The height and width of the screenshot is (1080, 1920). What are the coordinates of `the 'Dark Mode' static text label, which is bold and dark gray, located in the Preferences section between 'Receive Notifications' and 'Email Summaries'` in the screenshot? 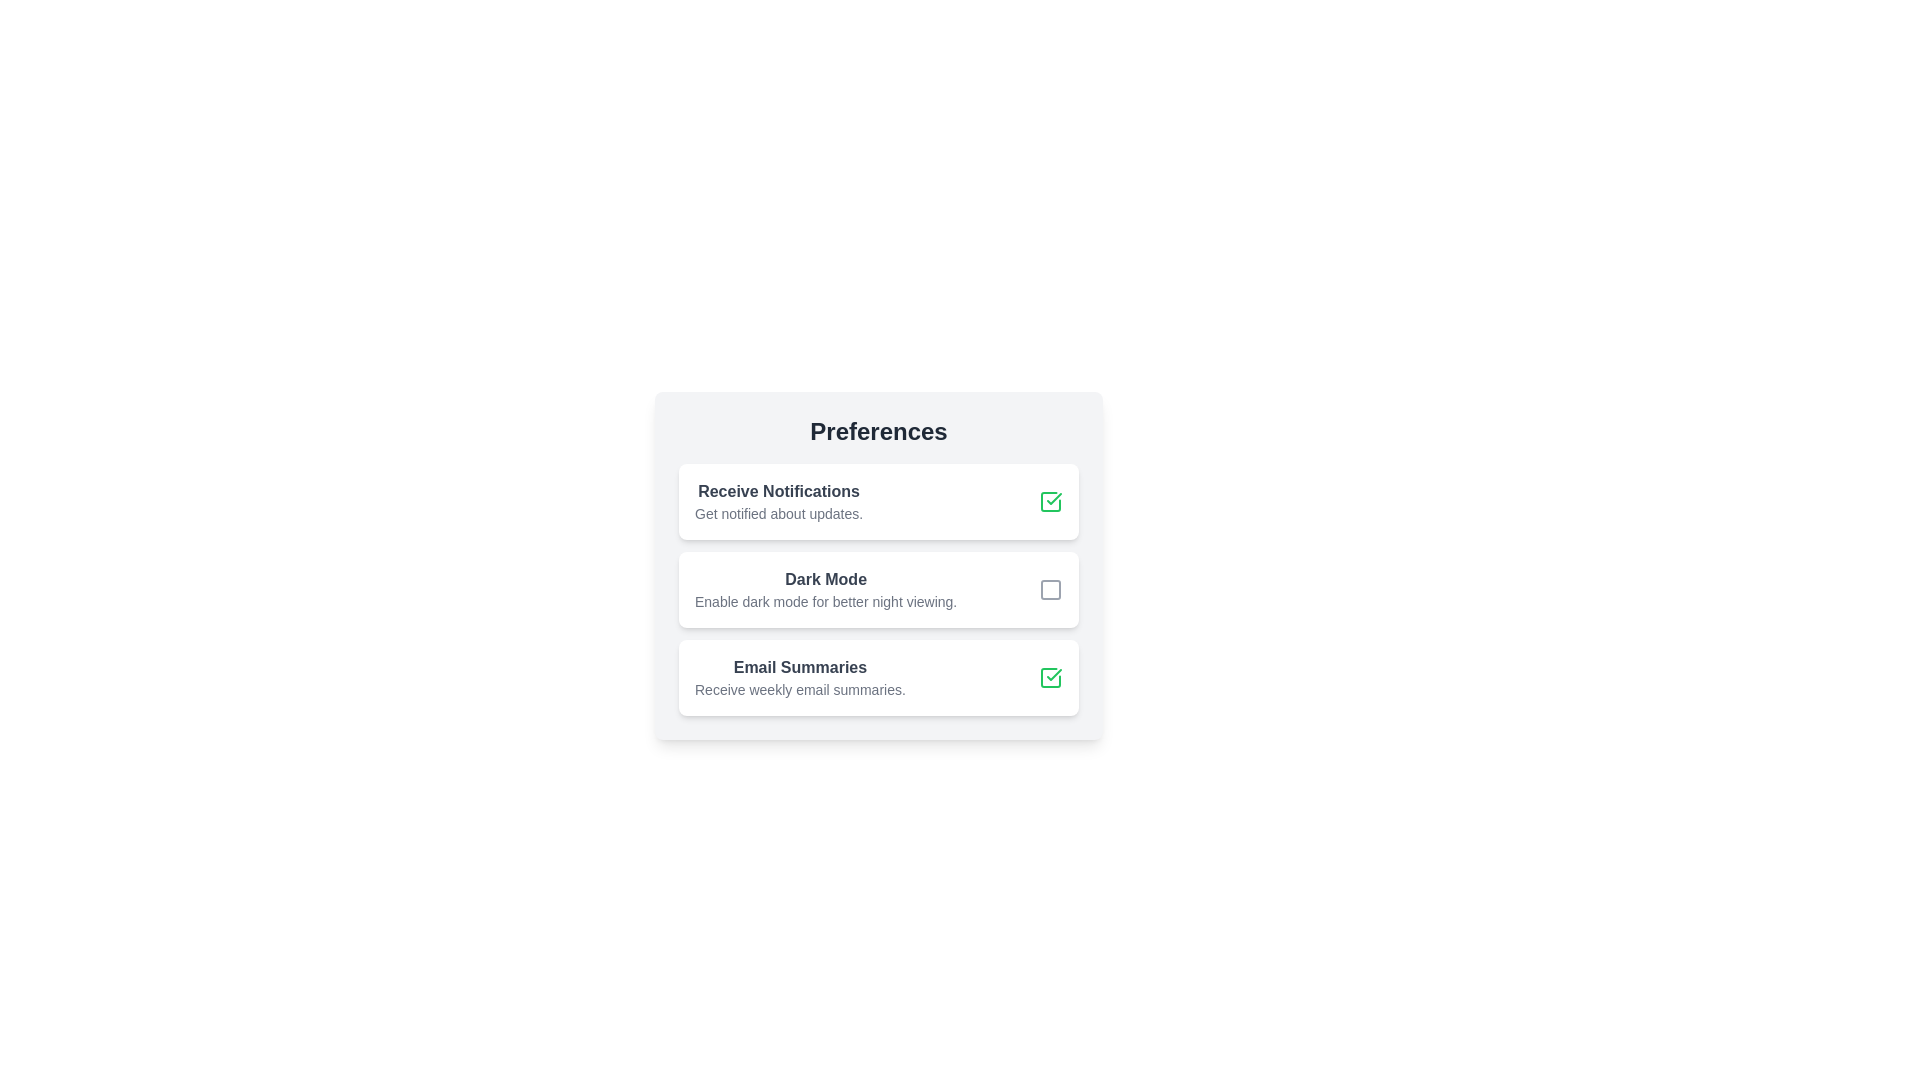 It's located at (826, 579).